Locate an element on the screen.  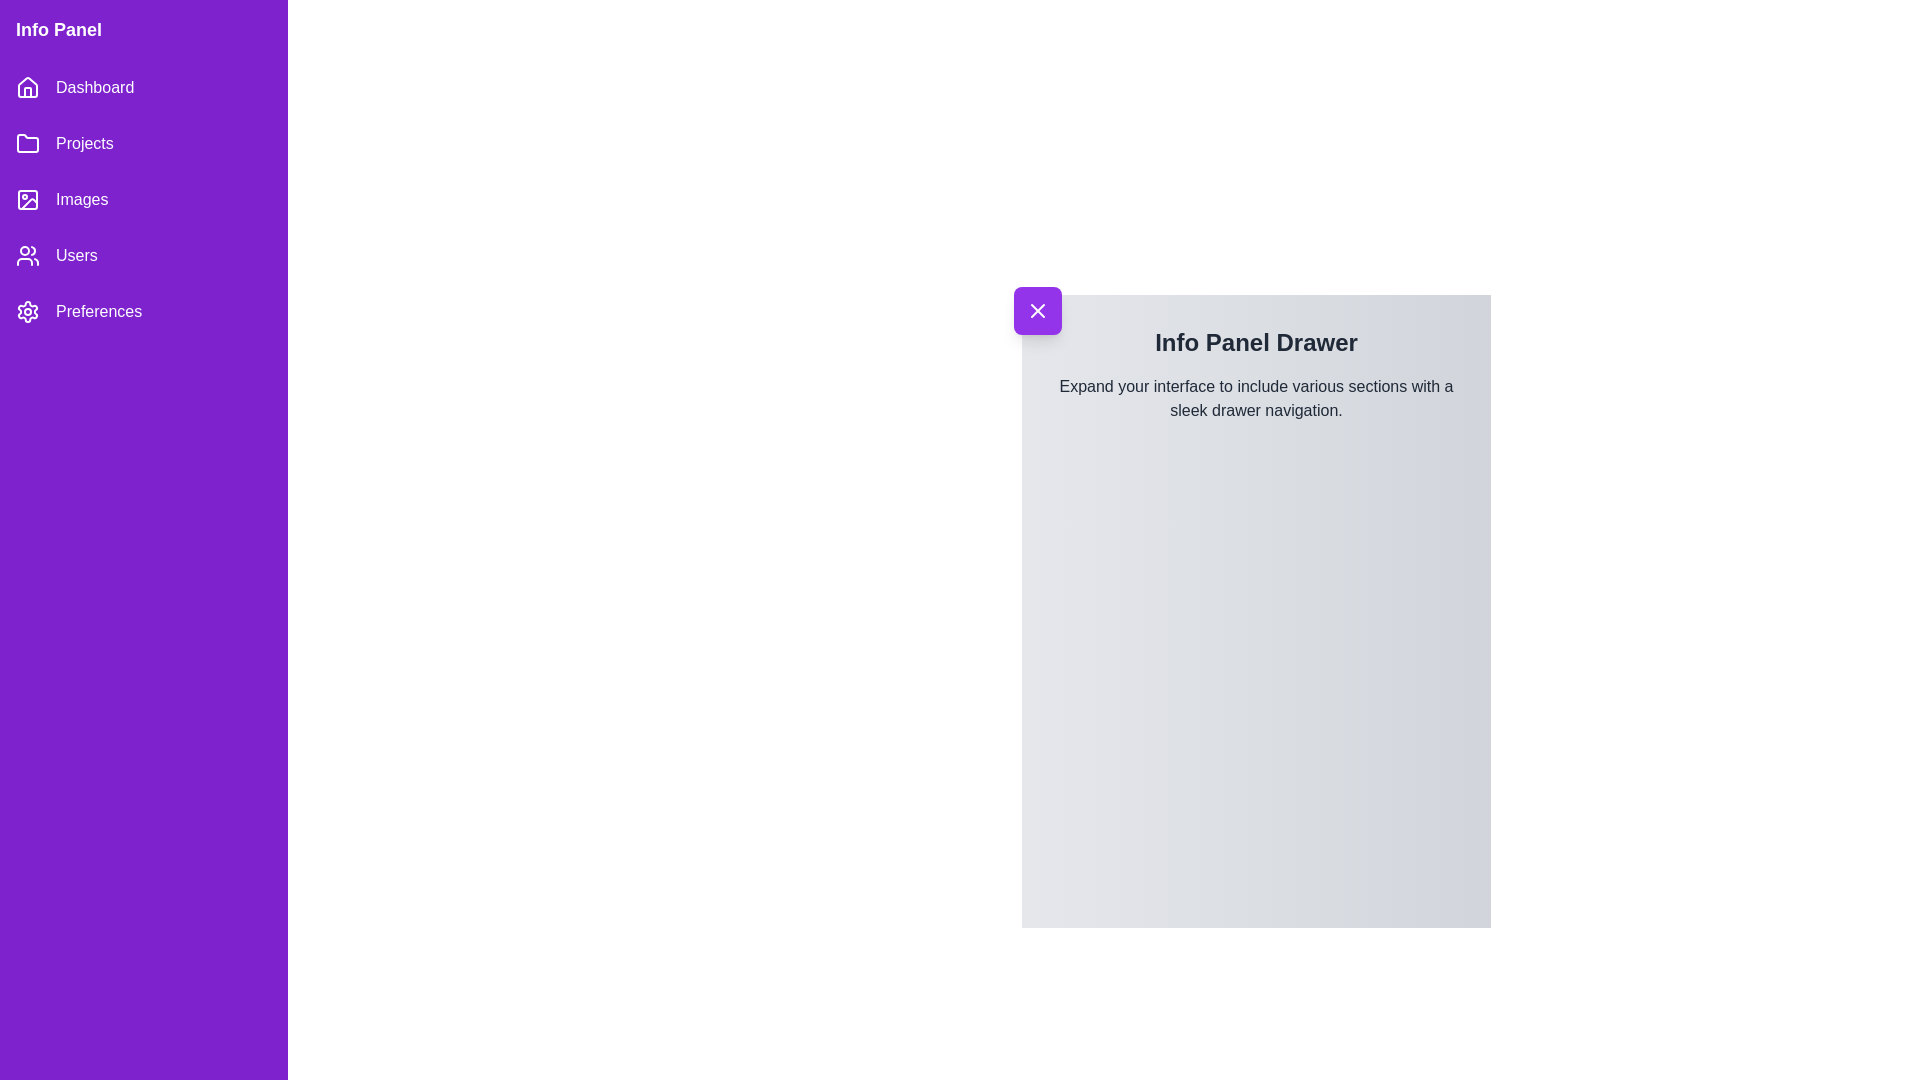
the menu item Preferences to navigate is located at coordinates (143, 312).